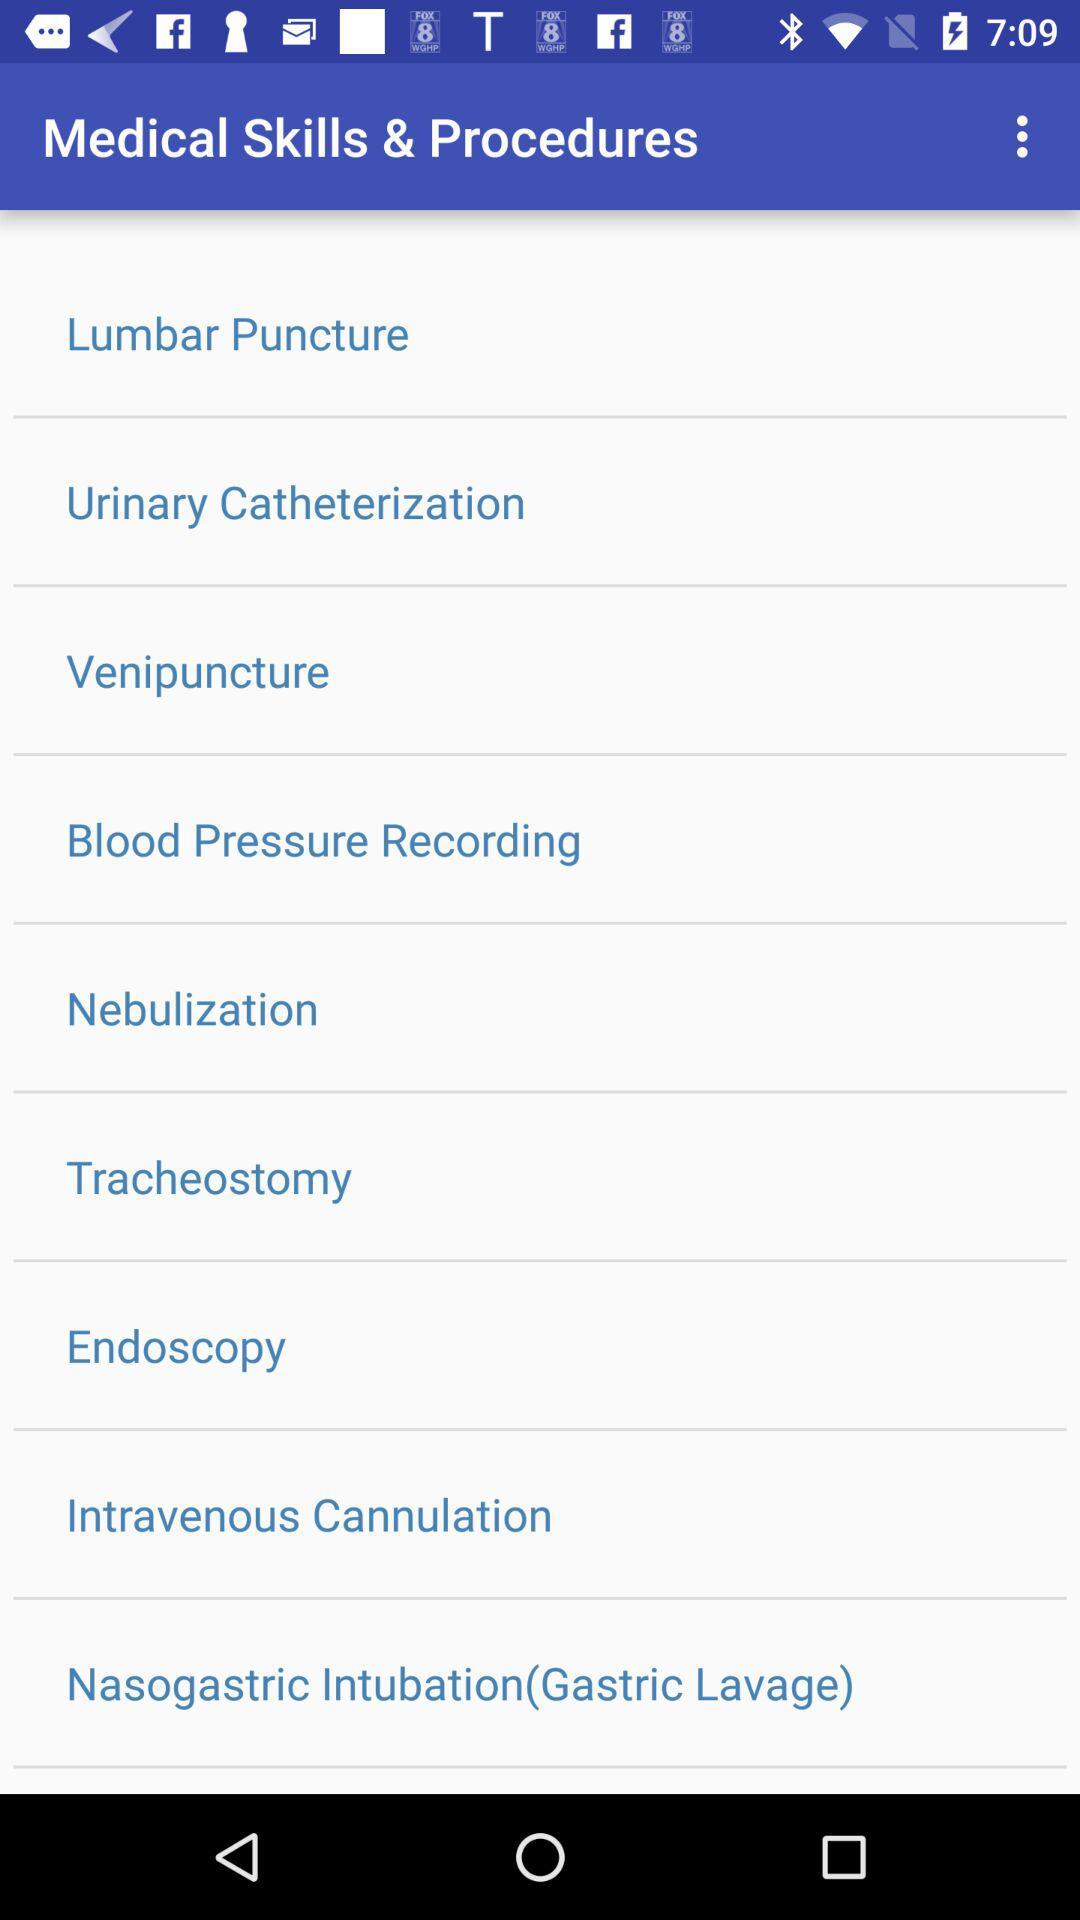  Describe the element at coordinates (540, 1176) in the screenshot. I see `the tracheostomy` at that location.